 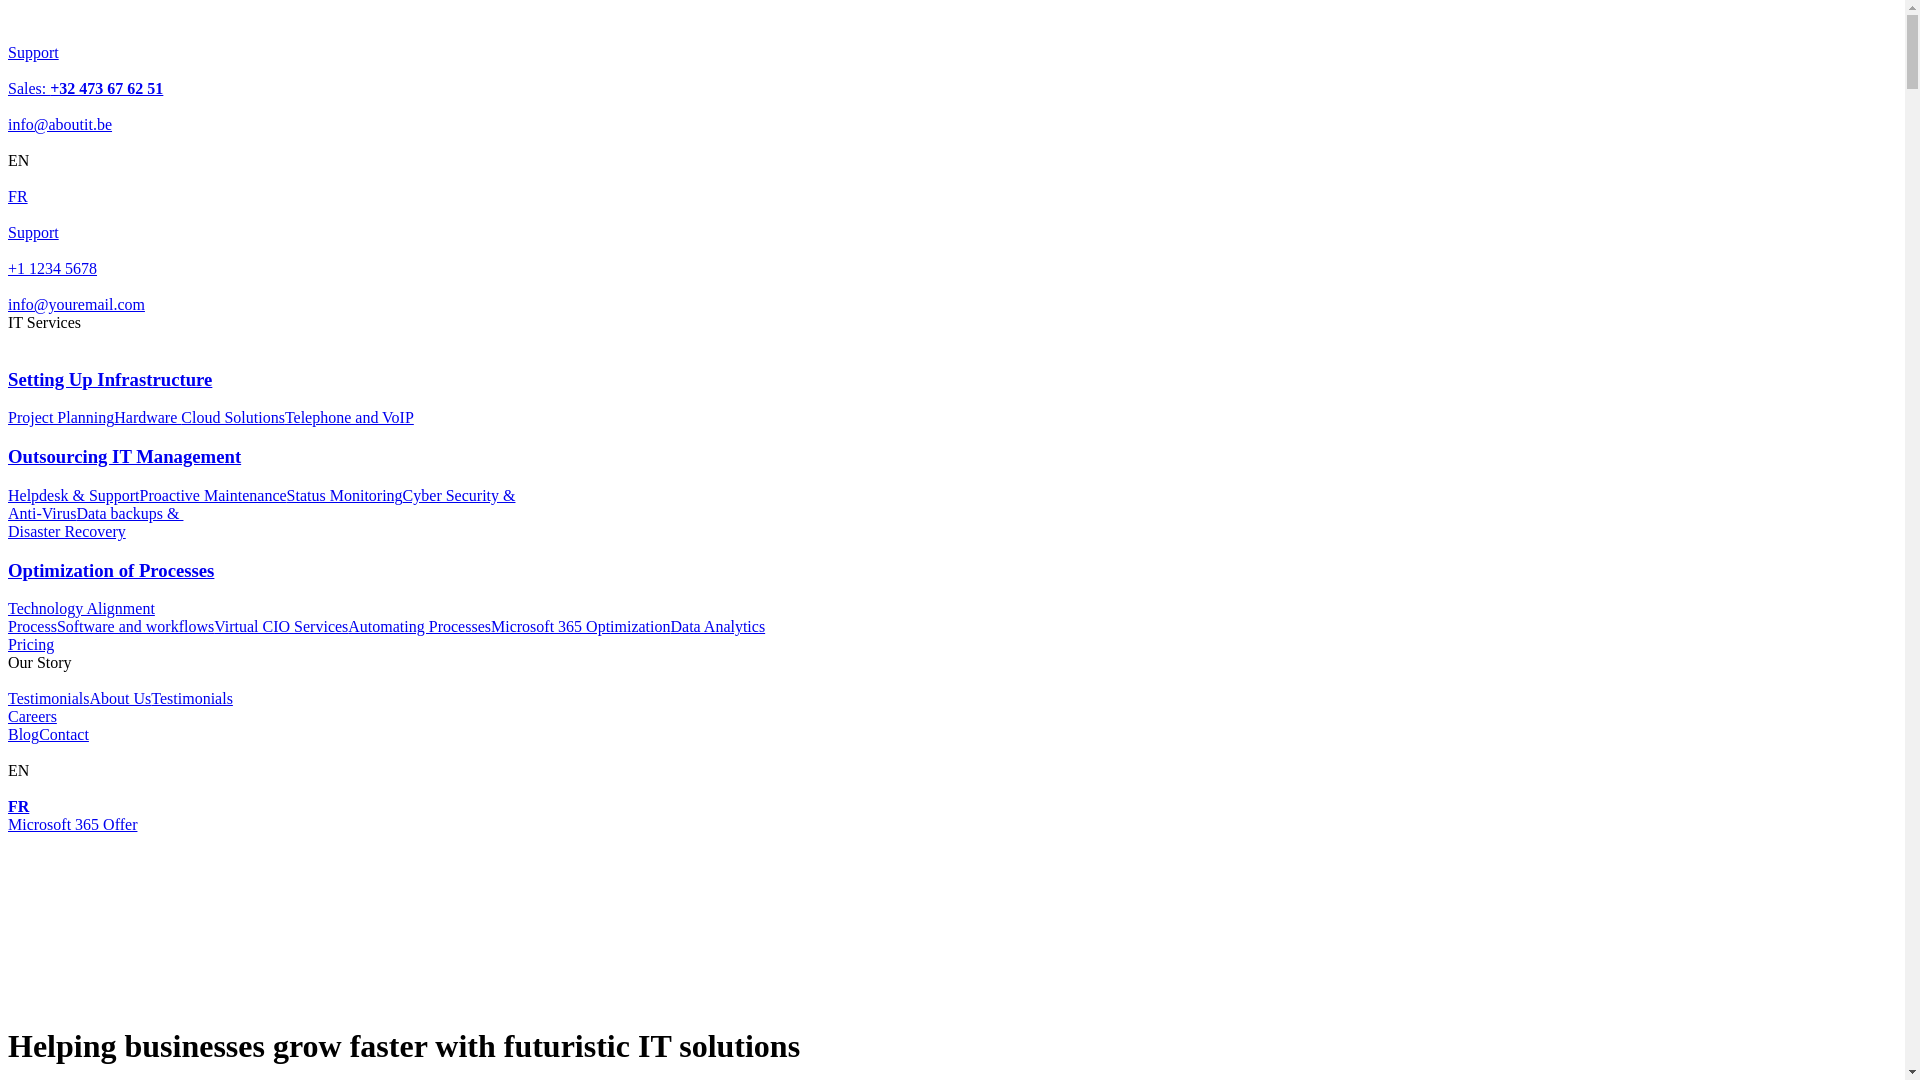 What do you see at coordinates (192, 697) in the screenshot?
I see `'Testimonials'` at bounding box center [192, 697].